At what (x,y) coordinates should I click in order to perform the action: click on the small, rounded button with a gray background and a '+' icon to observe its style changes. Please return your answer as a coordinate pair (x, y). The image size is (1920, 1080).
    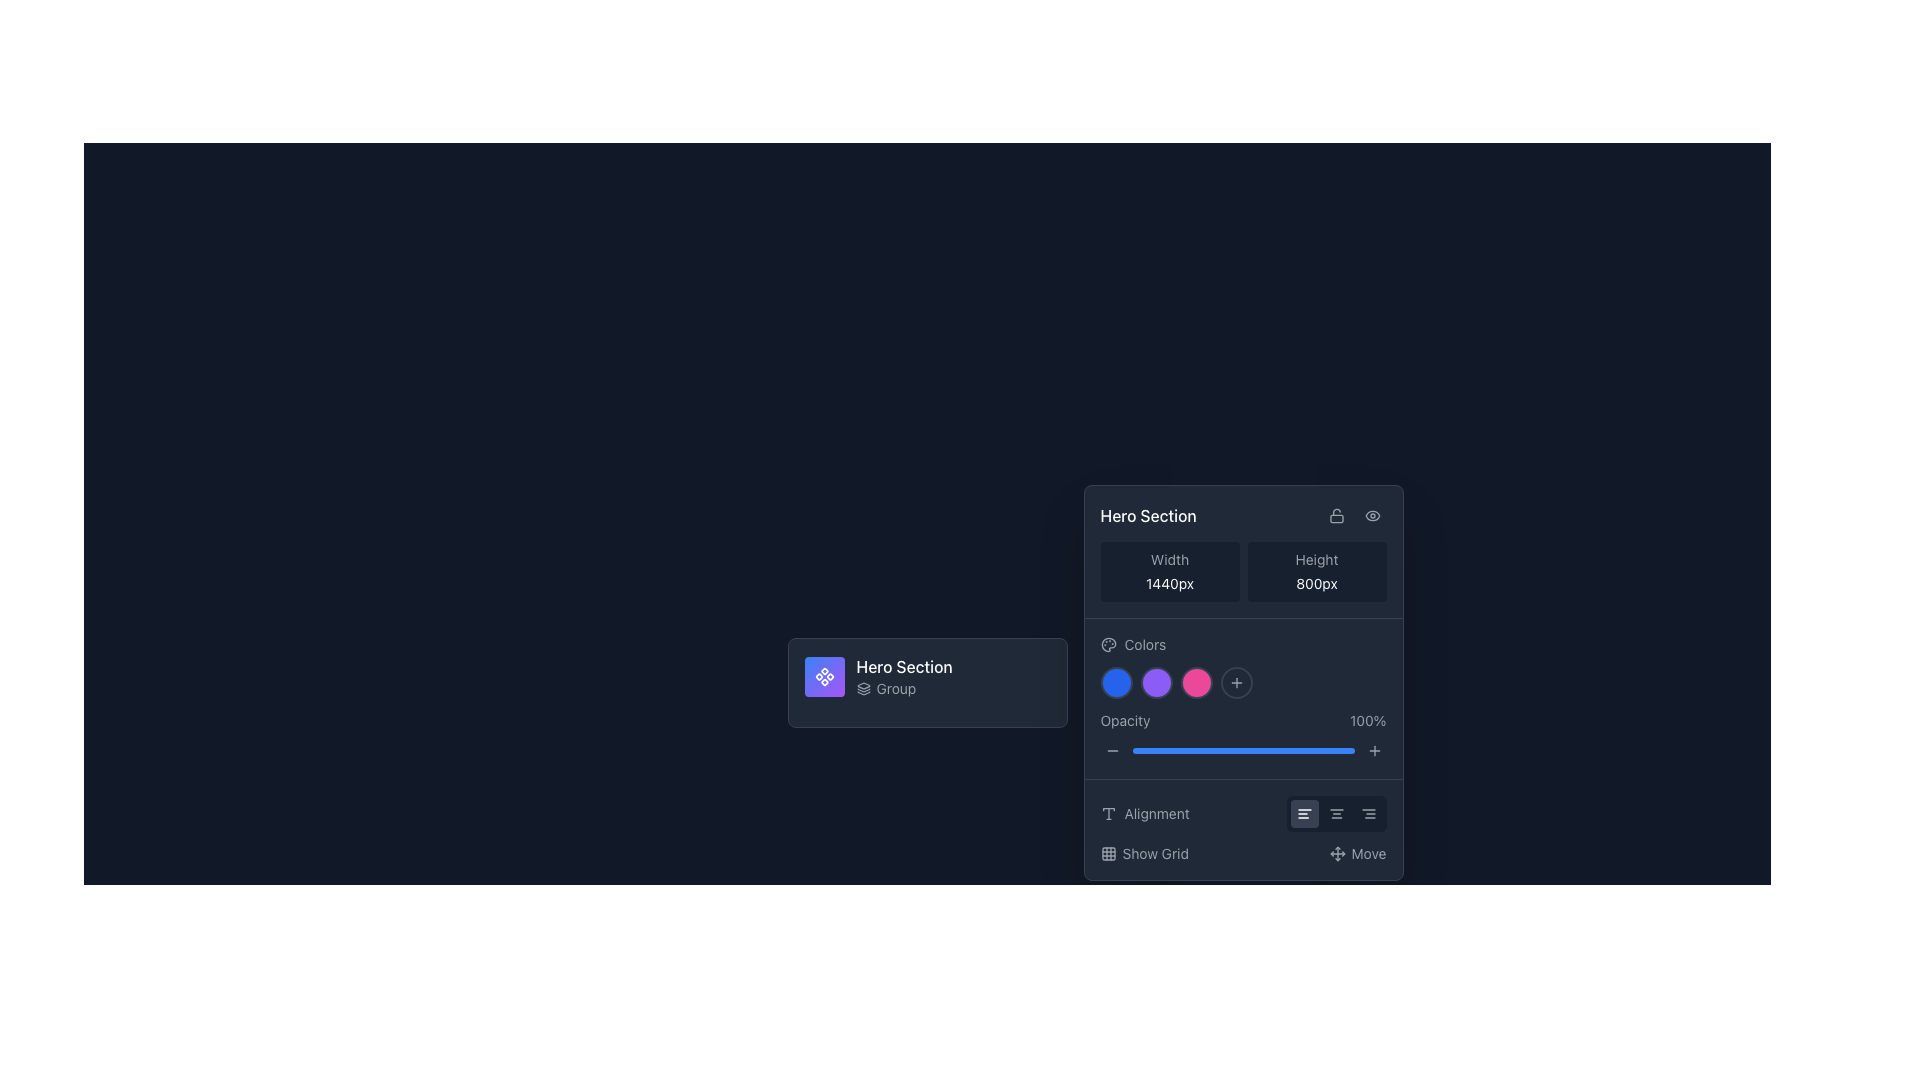
    Looking at the image, I should click on (1373, 751).